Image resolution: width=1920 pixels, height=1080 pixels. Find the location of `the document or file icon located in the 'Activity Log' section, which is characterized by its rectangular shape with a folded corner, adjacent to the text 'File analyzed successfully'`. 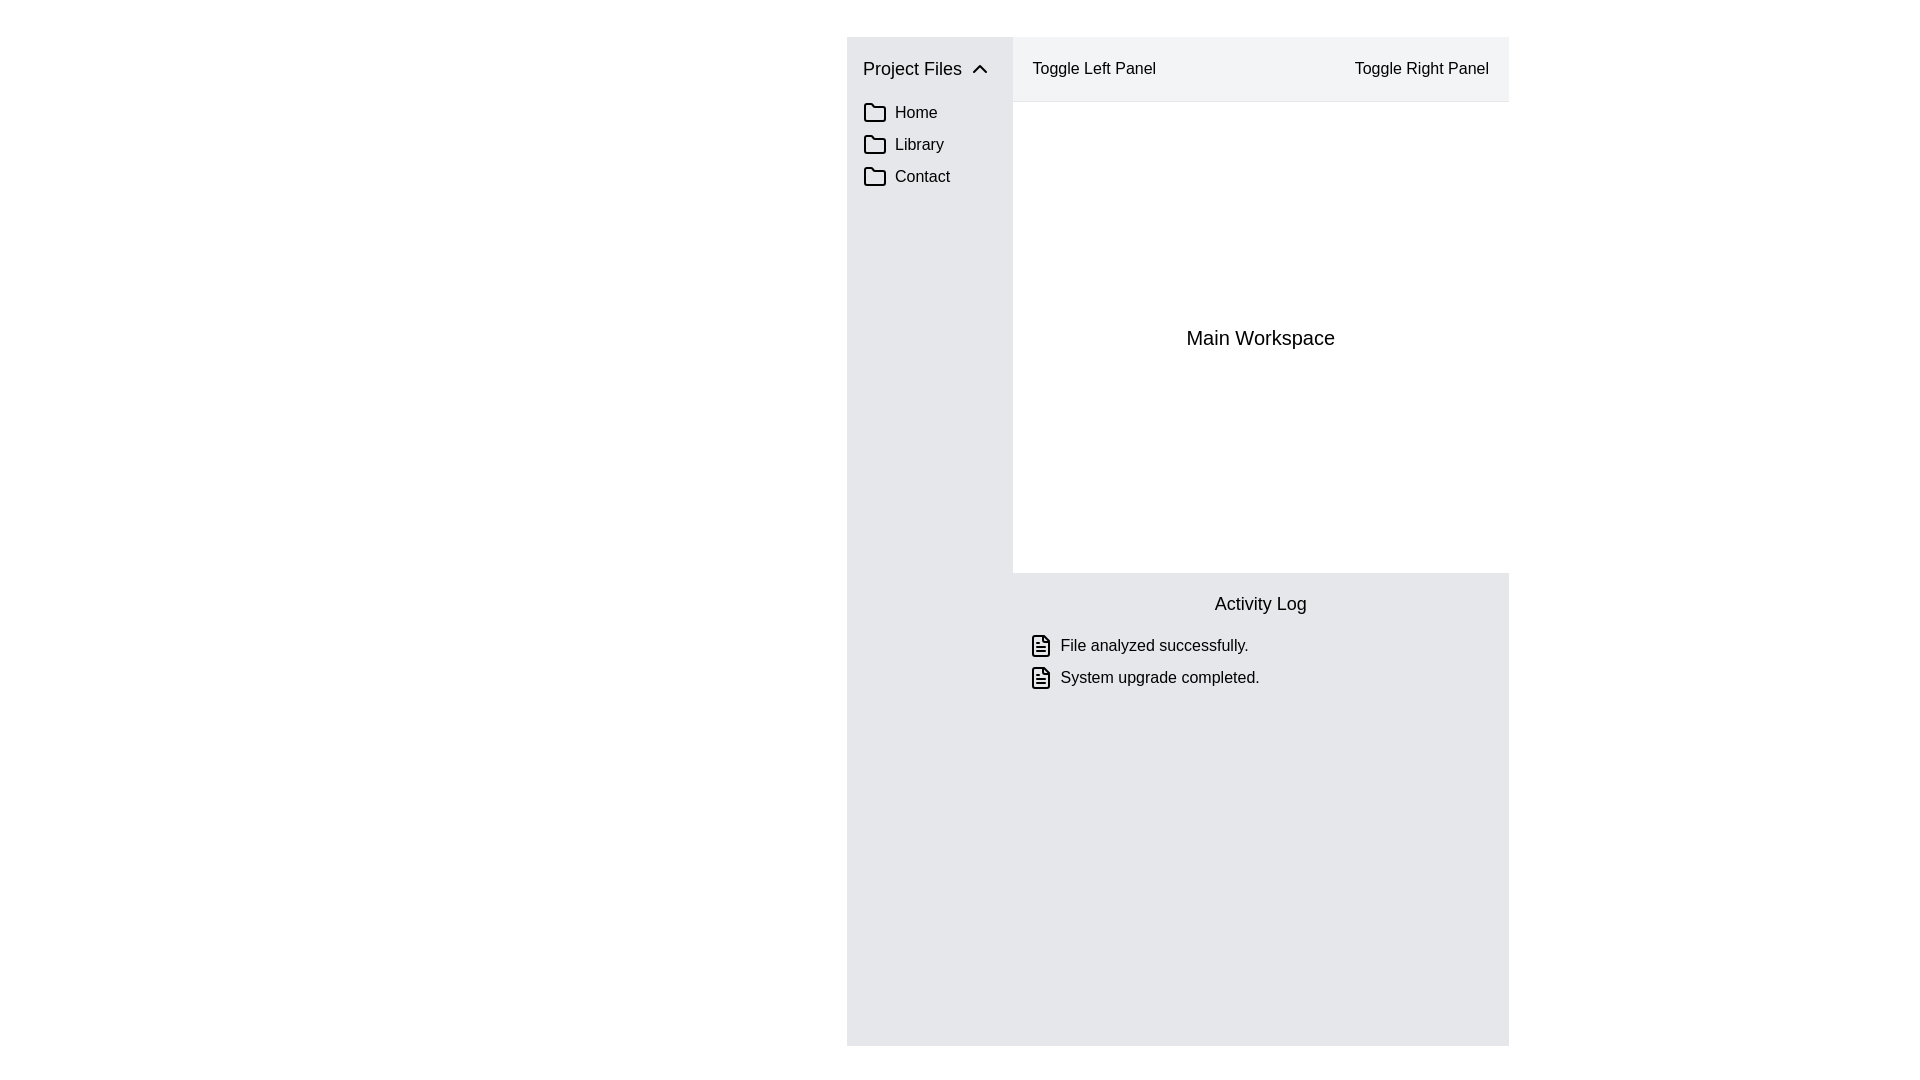

the document or file icon located in the 'Activity Log' section, which is characterized by its rectangular shape with a folded corner, adjacent to the text 'File analyzed successfully' is located at coordinates (1040, 677).